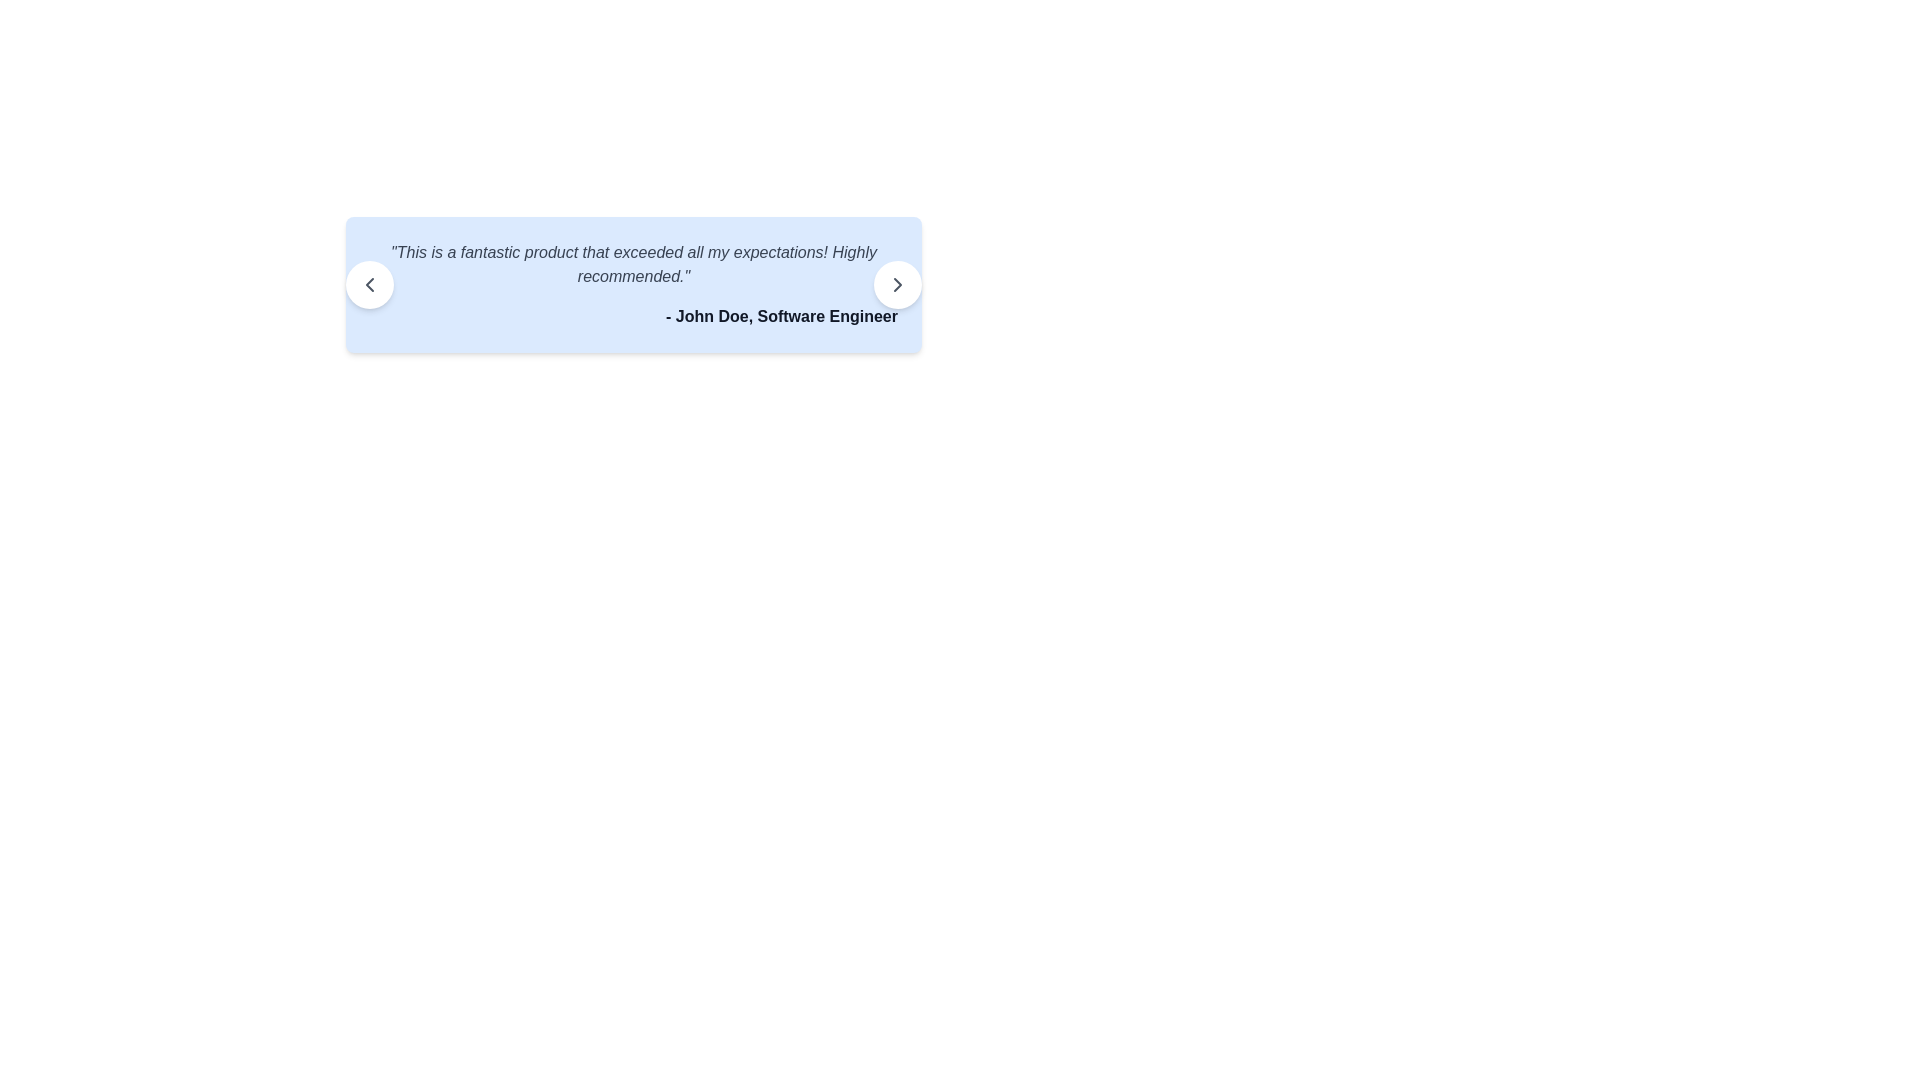  What do you see at coordinates (632, 285) in the screenshot?
I see `displayed testimonial from the central display box that contains user feedback and related information` at bounding box center [632, 285].